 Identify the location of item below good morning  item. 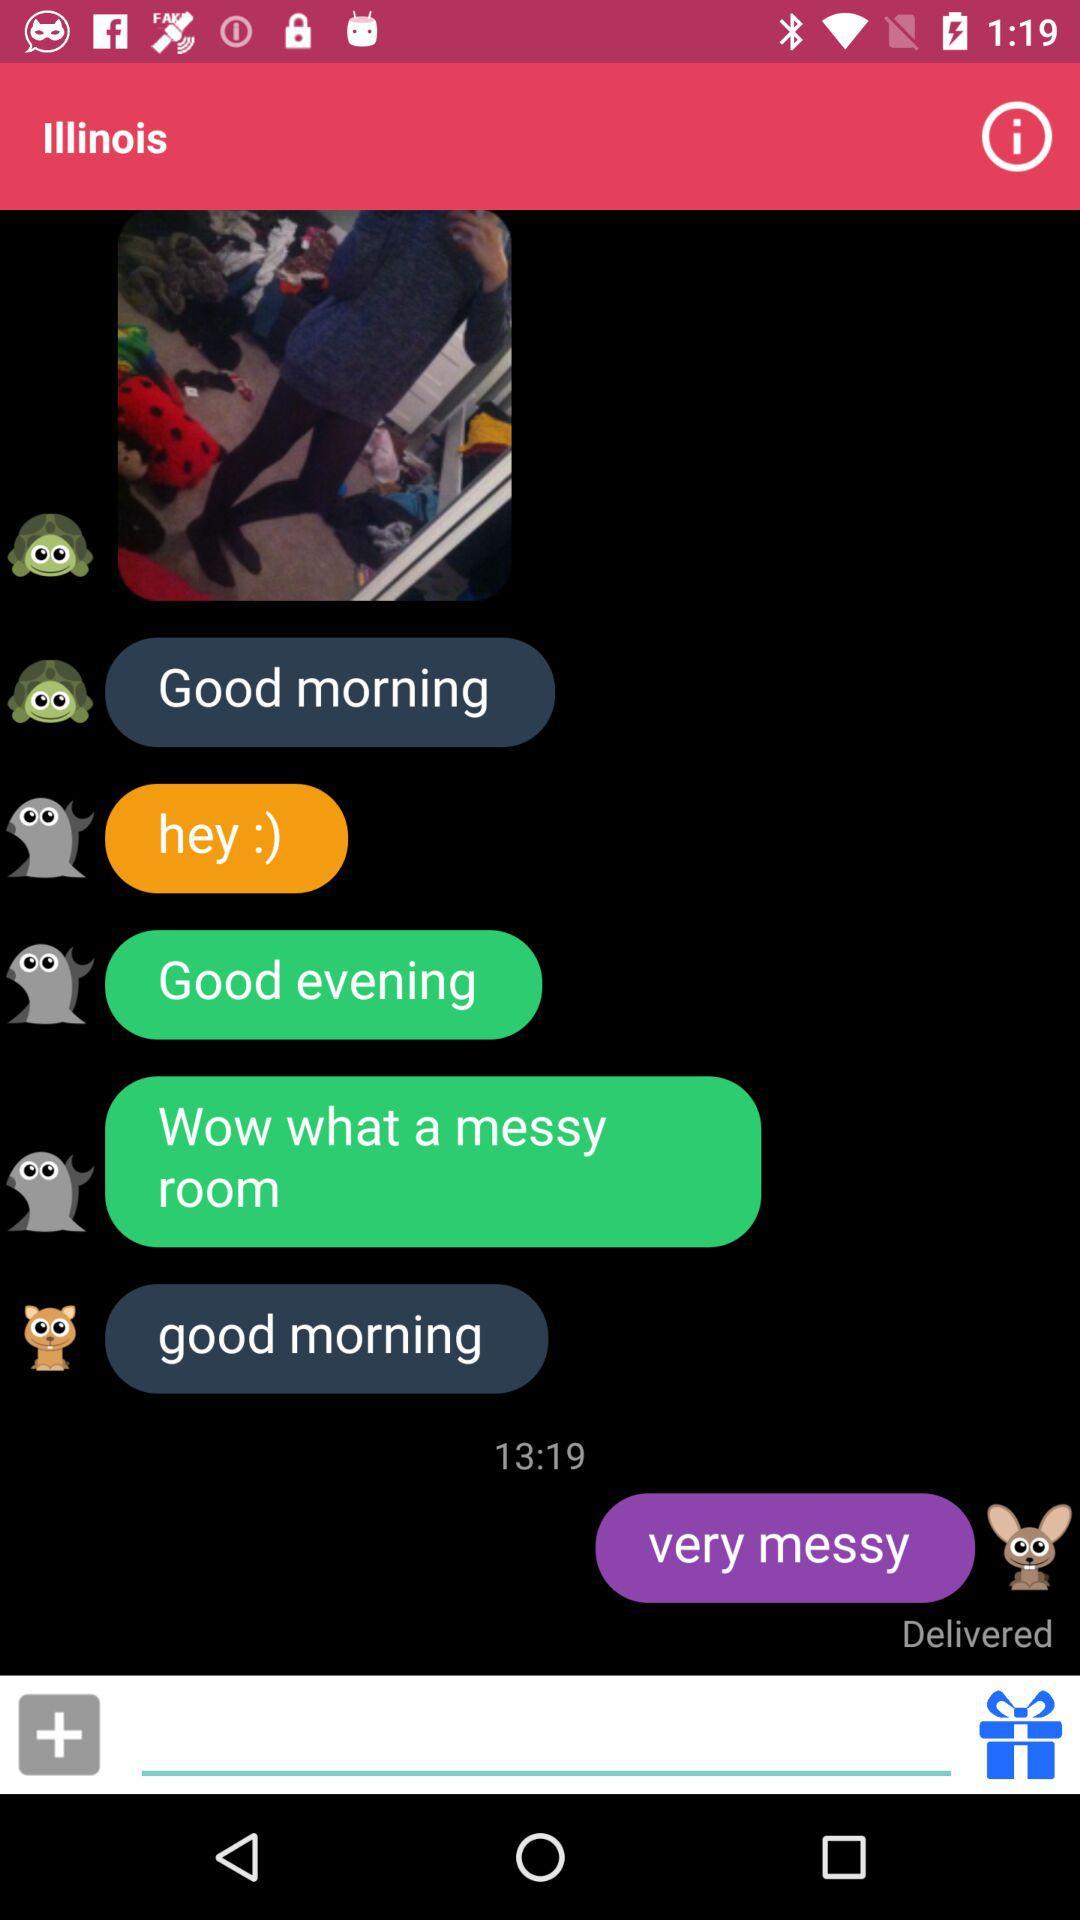
(58, 1733).